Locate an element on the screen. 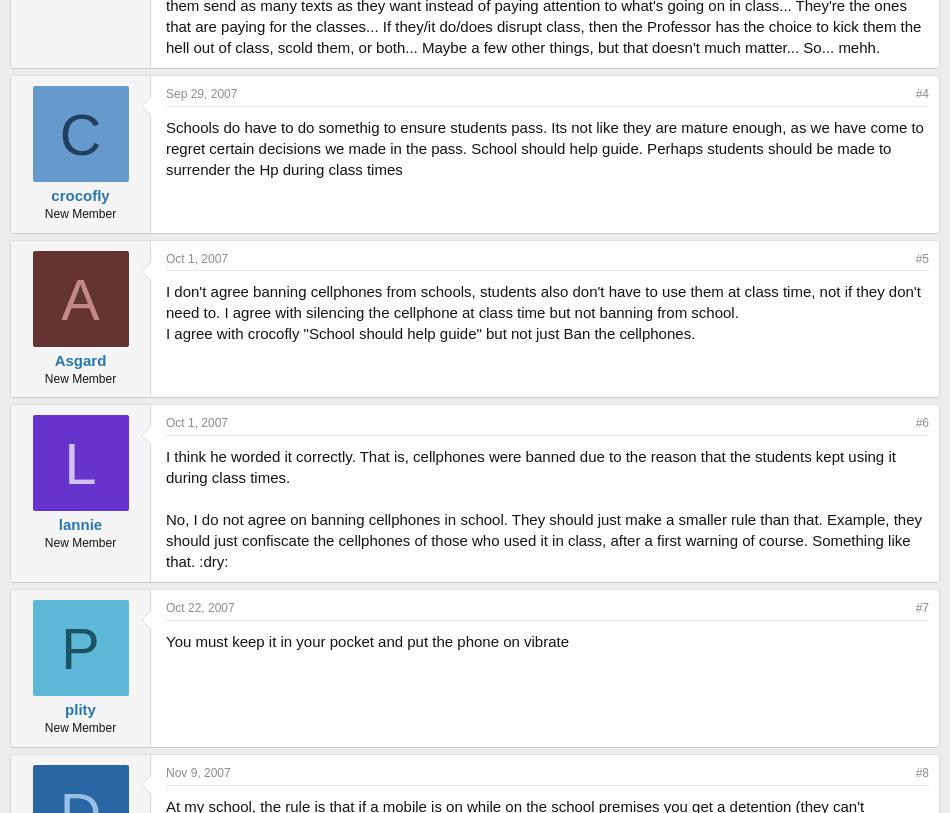 This screenshot has width=950, height=813. 'Nov 9, 2007' is located at coordinates (197, 772).